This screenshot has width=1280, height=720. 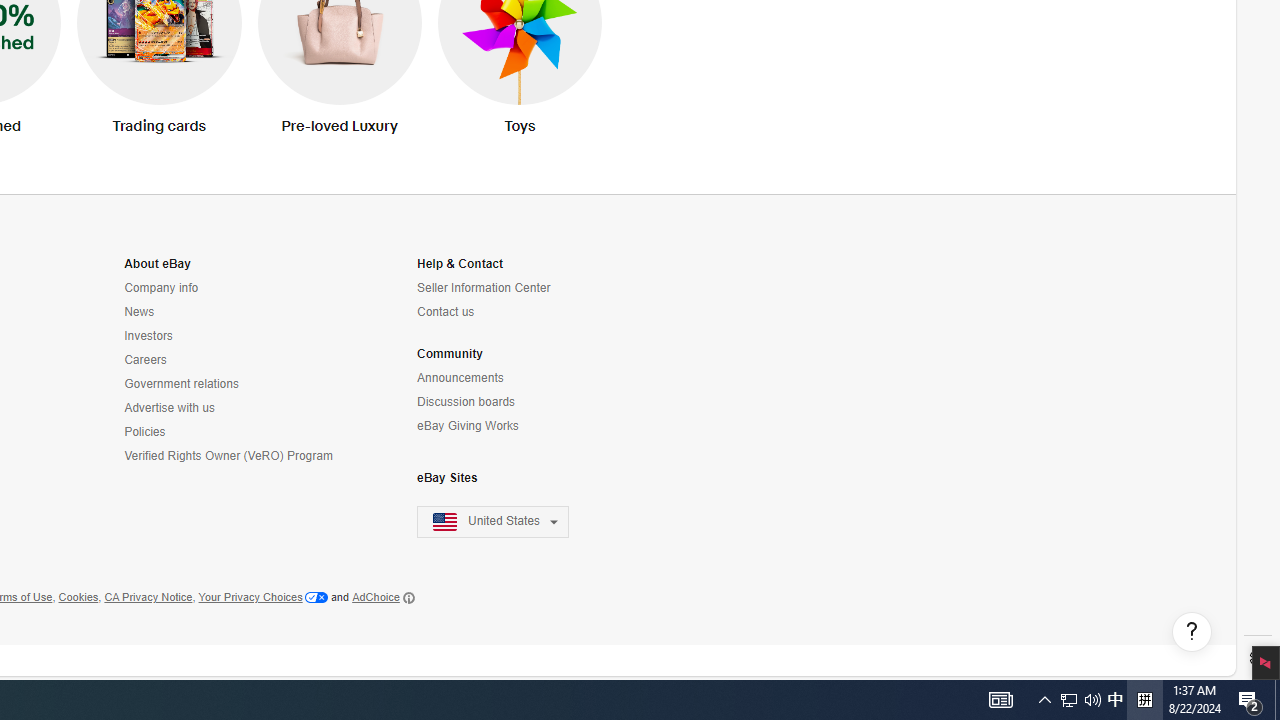 What do you see at coordinates (231, 407) in the screenshot?
I see `'Advertise with us'` at bounding box center [231, 407].